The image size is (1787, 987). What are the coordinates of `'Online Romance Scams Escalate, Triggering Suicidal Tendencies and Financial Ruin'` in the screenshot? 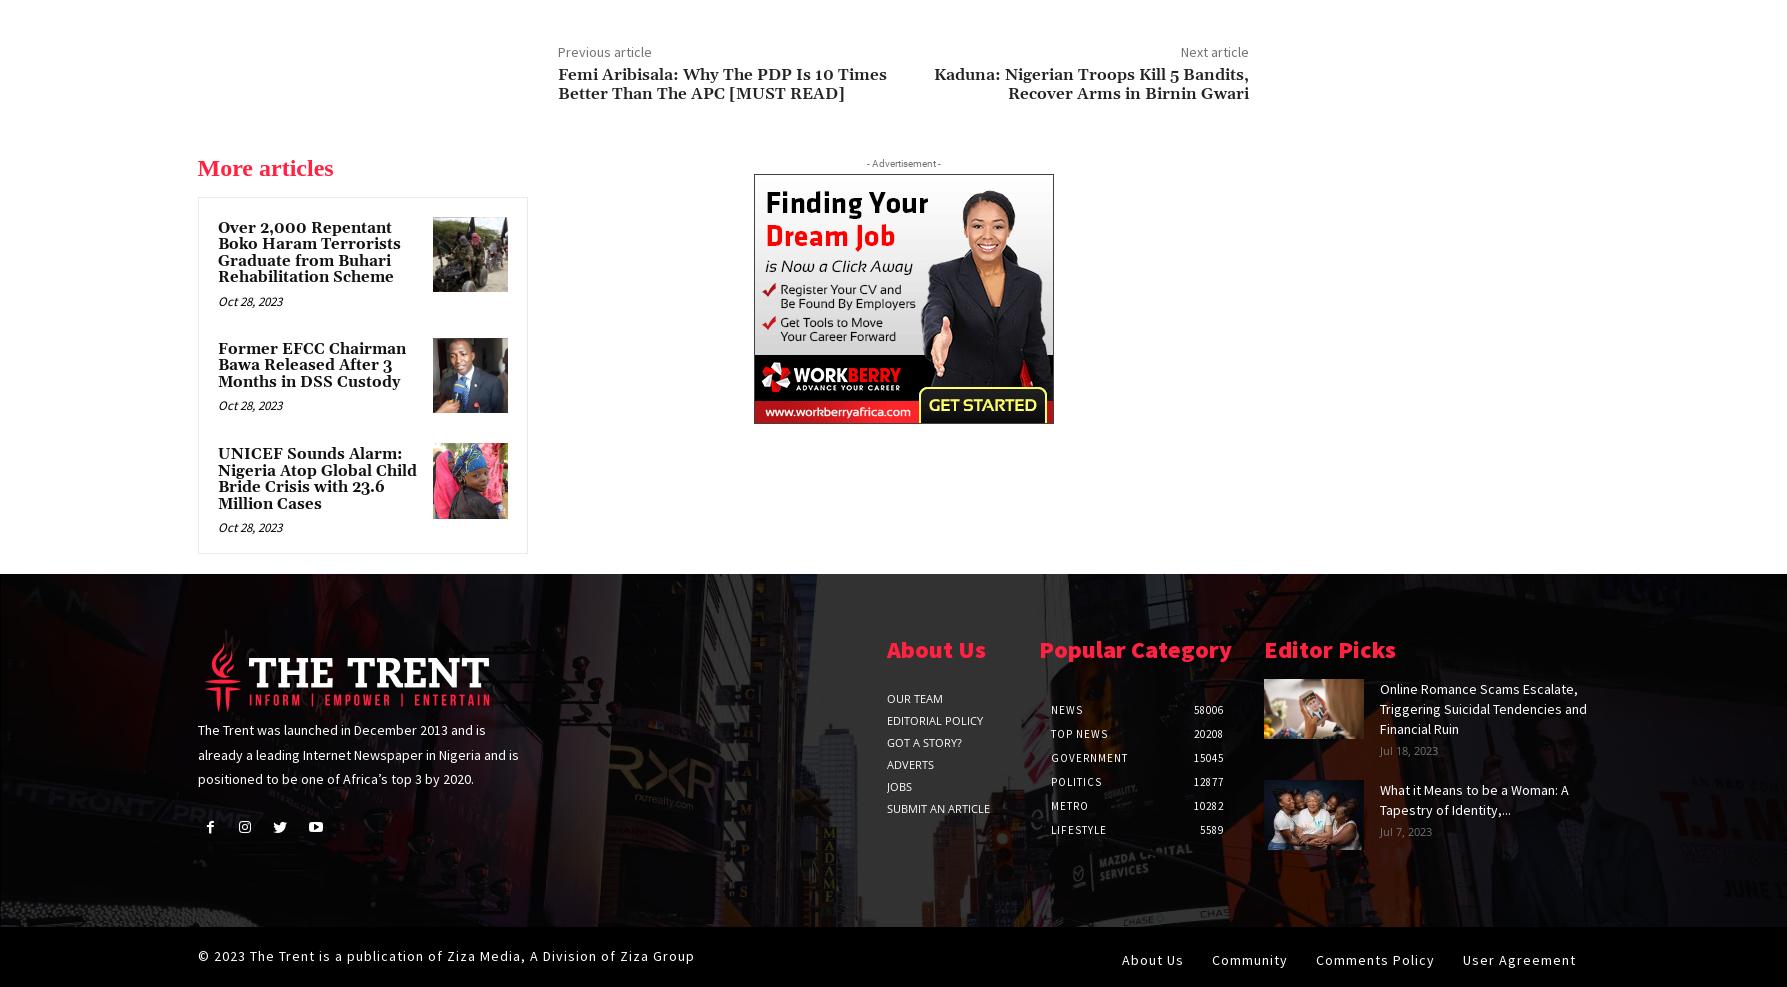 It's located at (1483, 707).